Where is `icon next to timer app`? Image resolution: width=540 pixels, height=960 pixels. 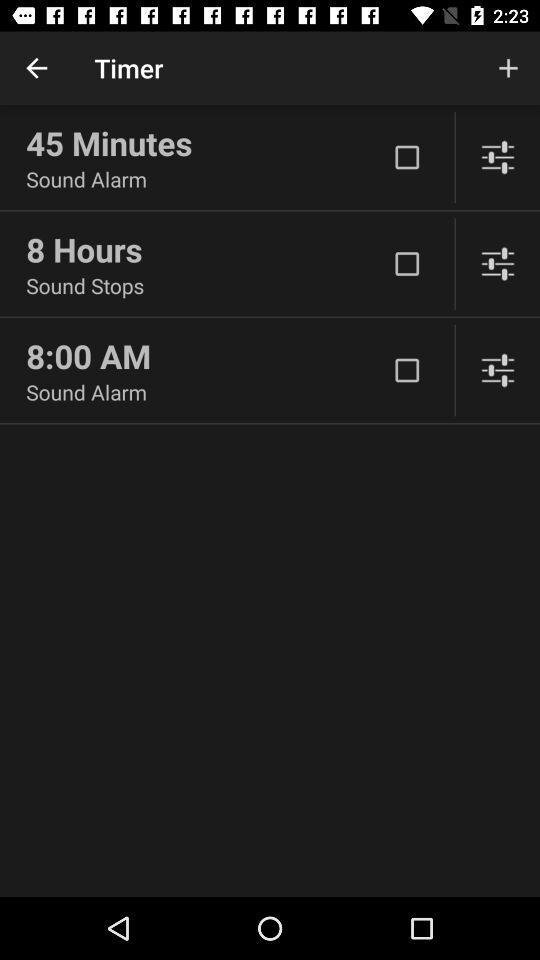 icon next to timer app is located at coordinates (36, 68).